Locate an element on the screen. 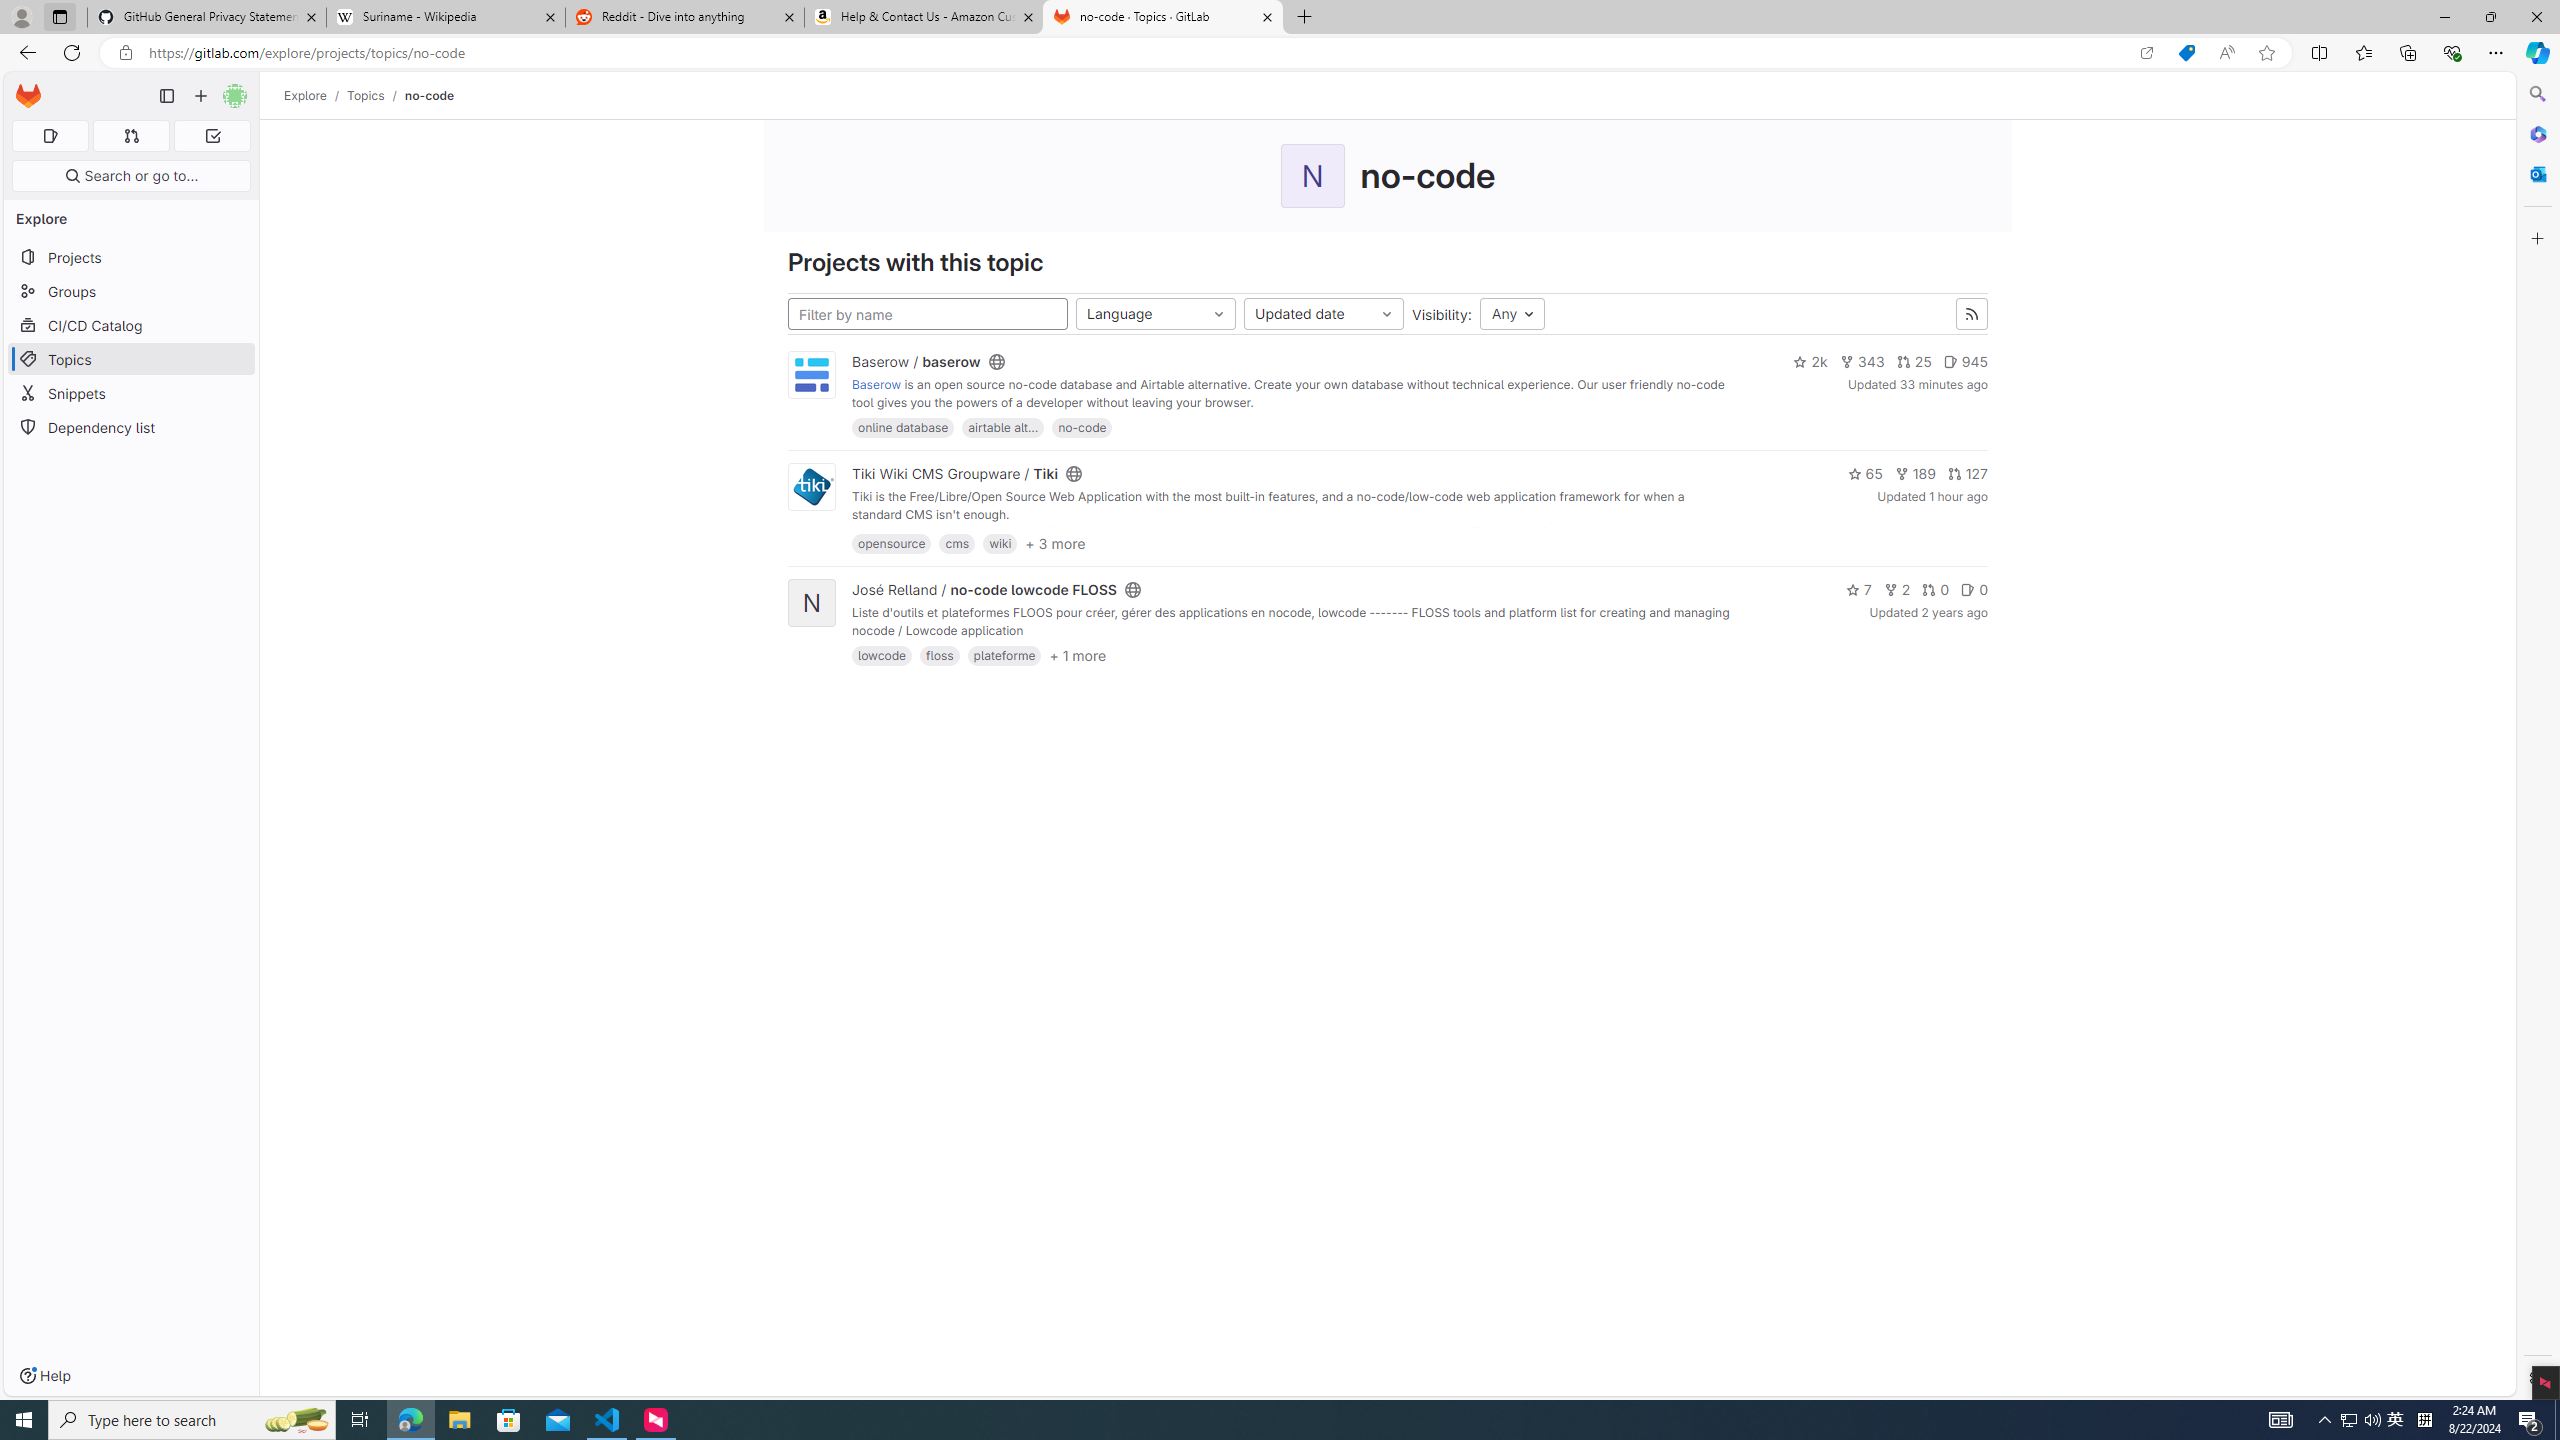  '+ 3 more' is located at coordinates (1055, 543).